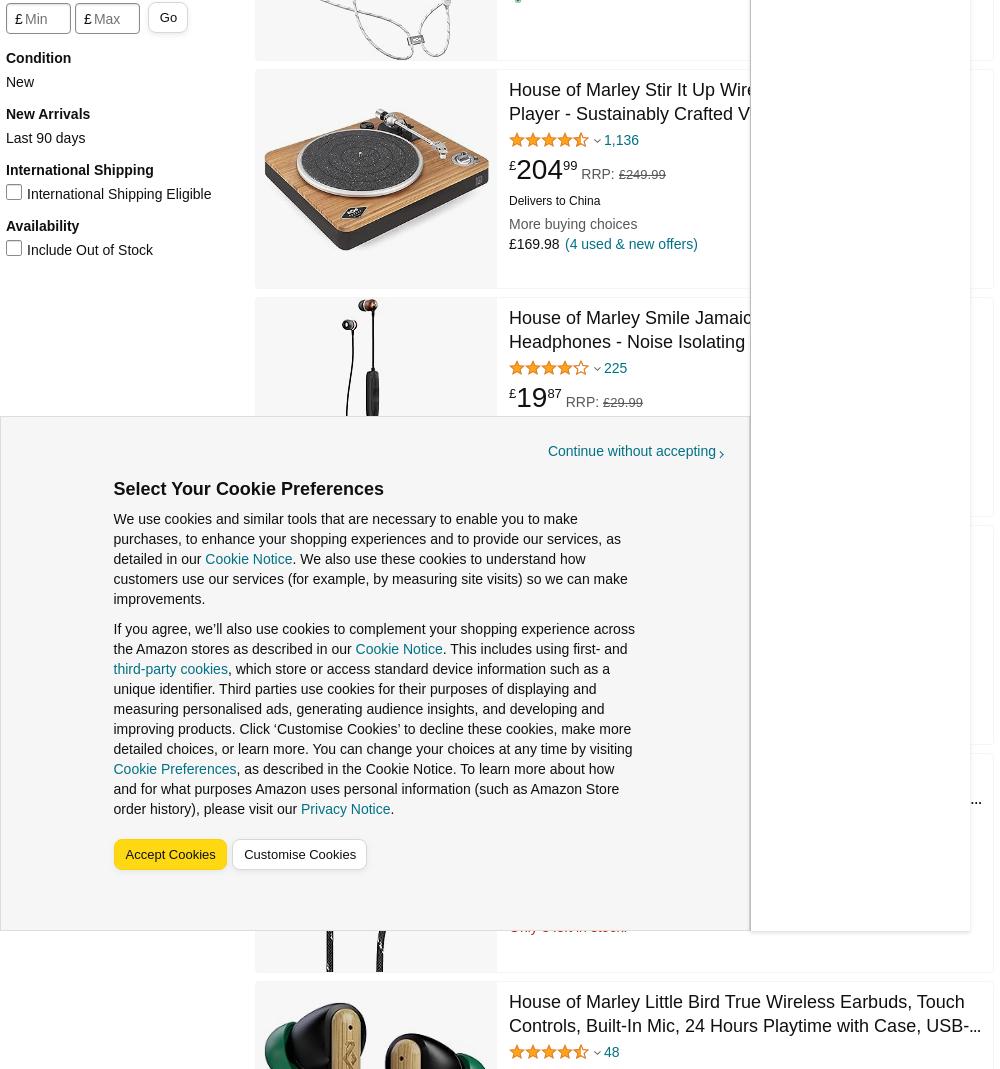  I want to click on '£179.98', so click(534, 642).